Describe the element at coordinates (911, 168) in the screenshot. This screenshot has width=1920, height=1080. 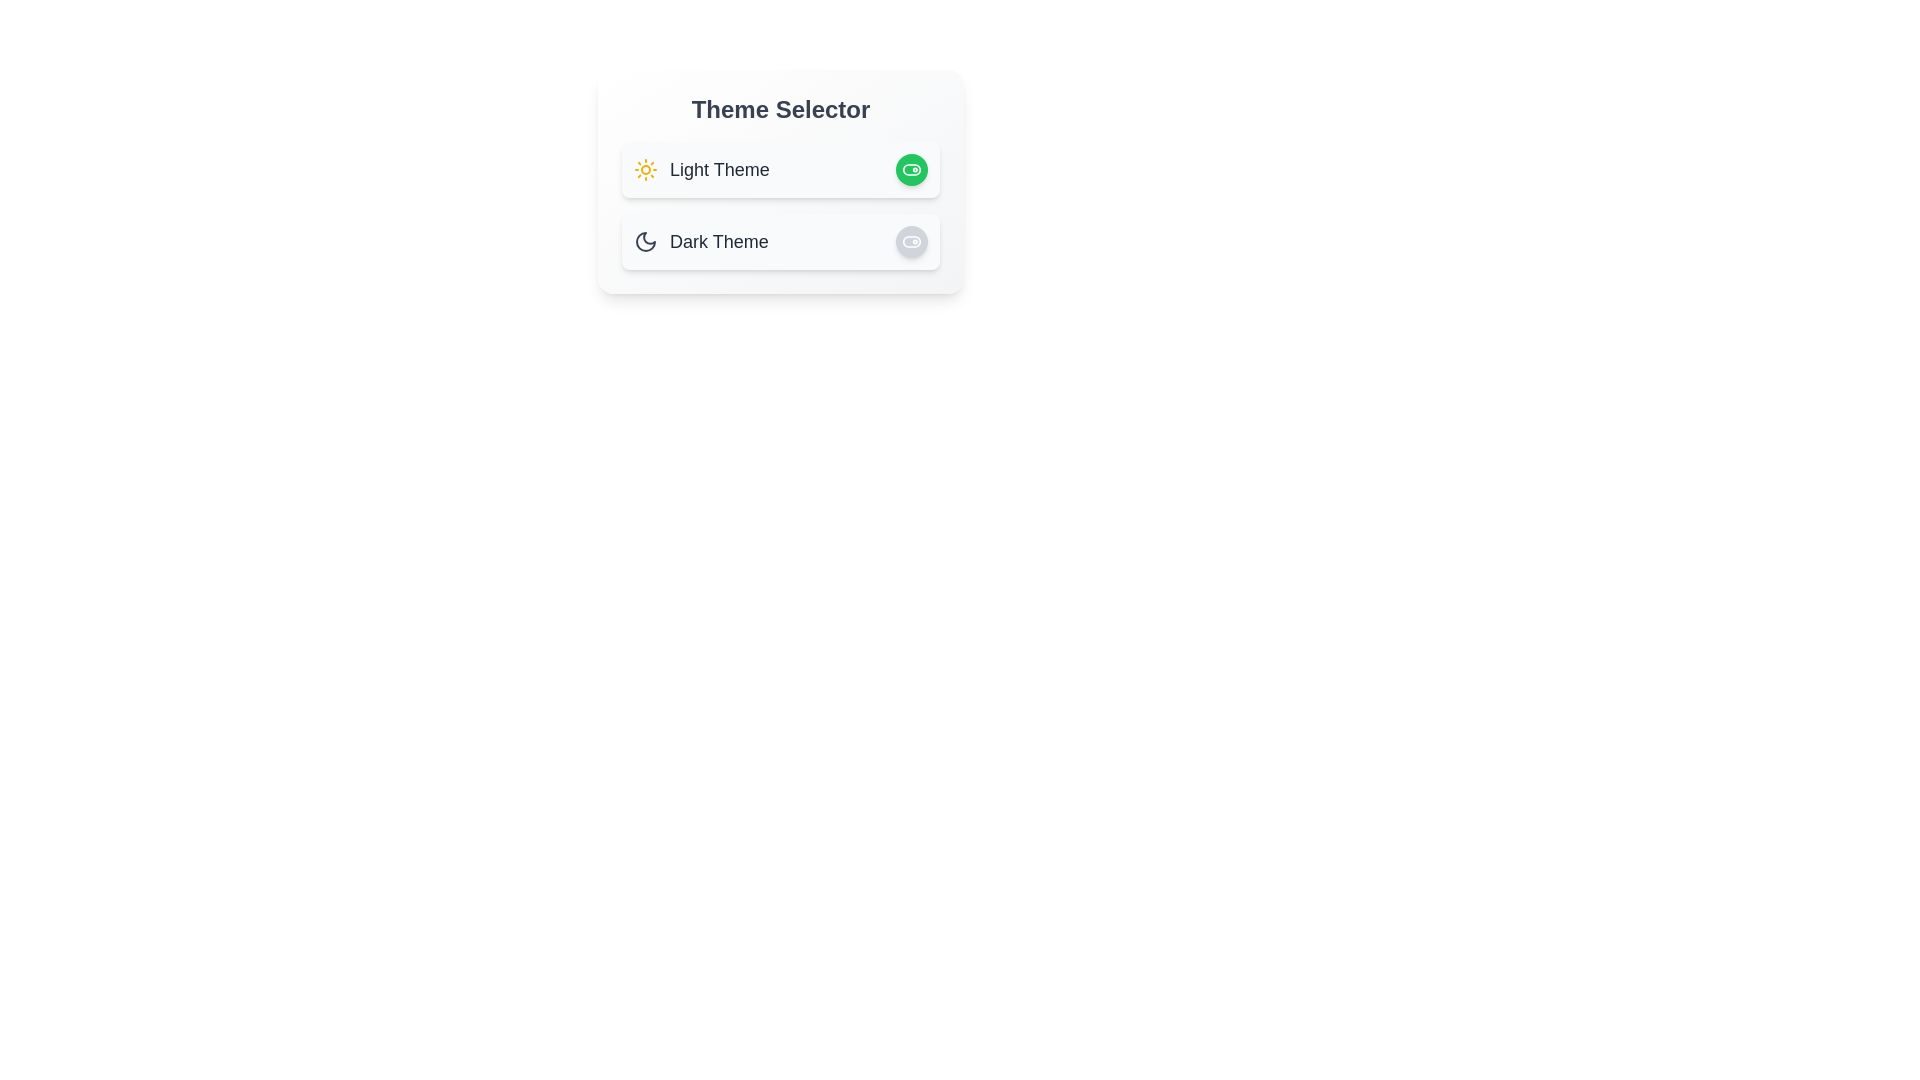
I see `the Light Theme button to toggle its state` at that location.